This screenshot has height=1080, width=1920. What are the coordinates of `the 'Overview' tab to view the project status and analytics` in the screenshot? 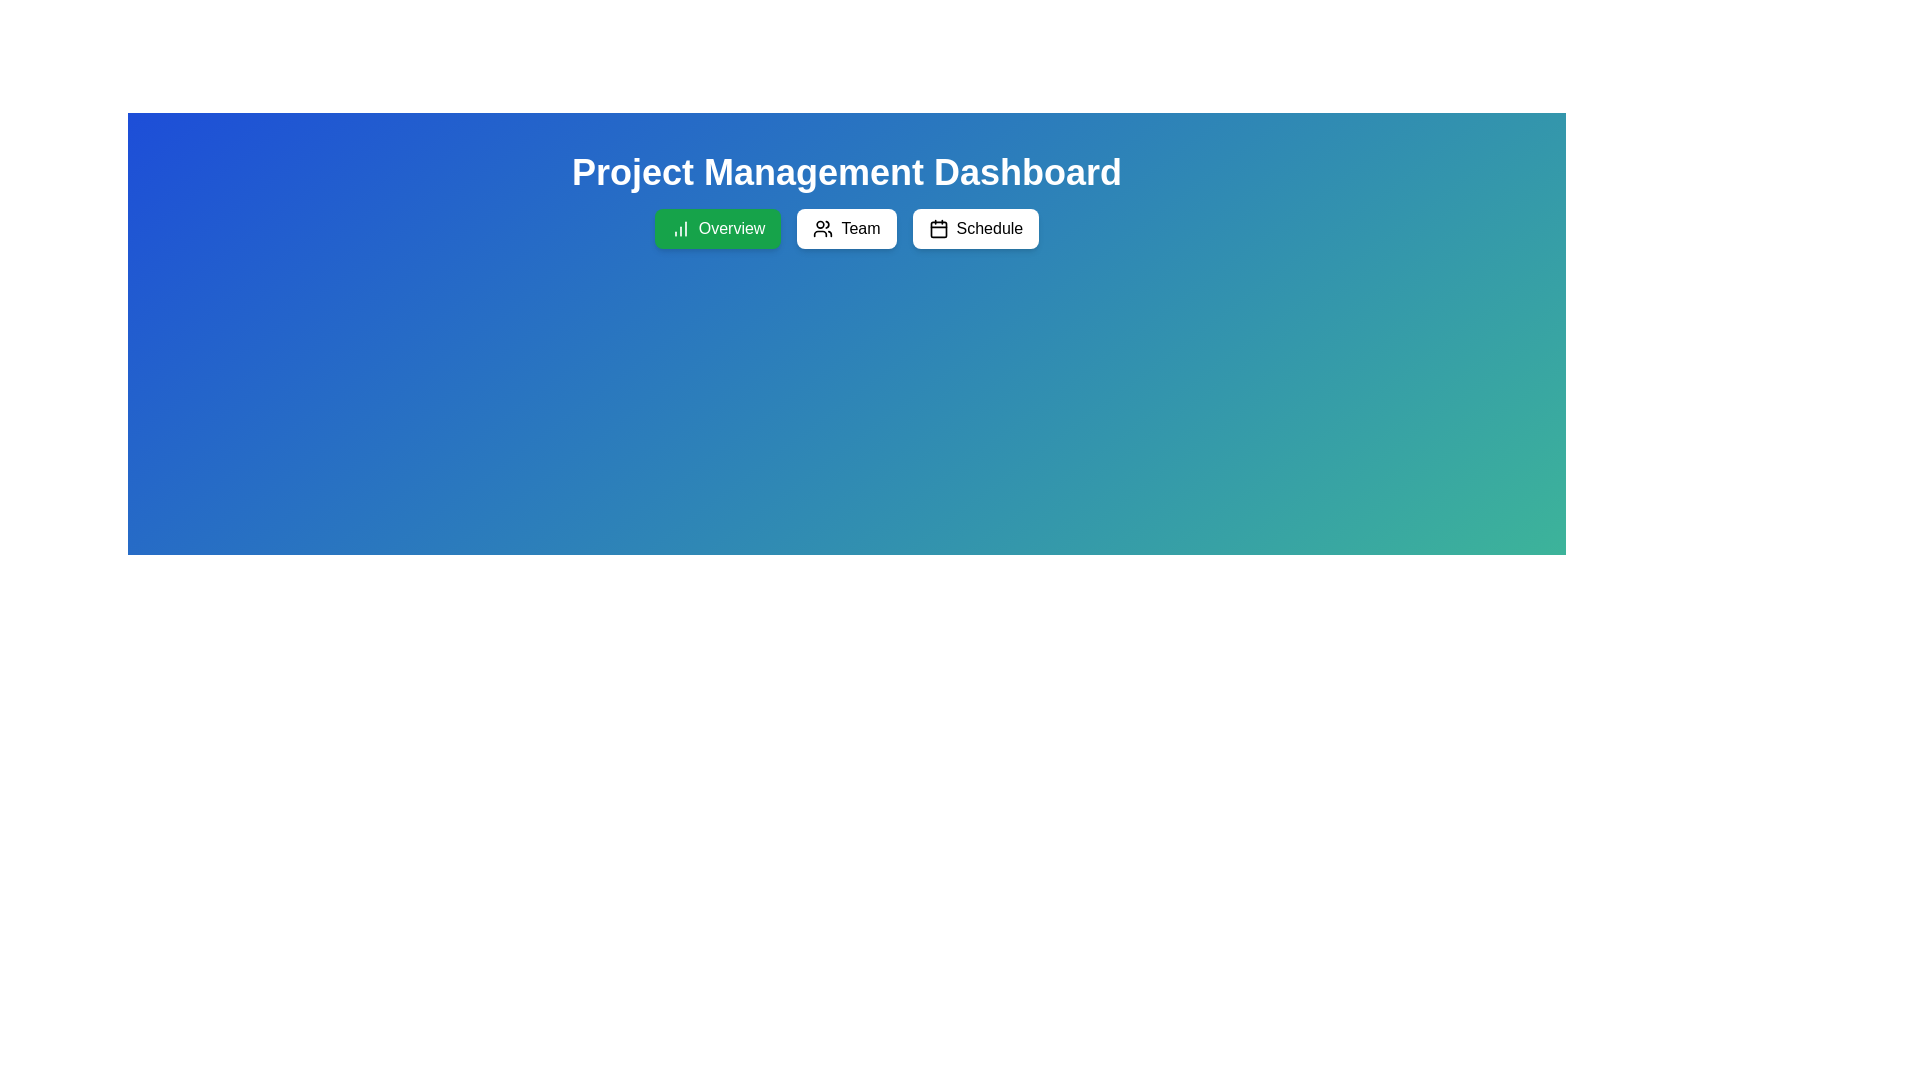 It's located at (718, 227).